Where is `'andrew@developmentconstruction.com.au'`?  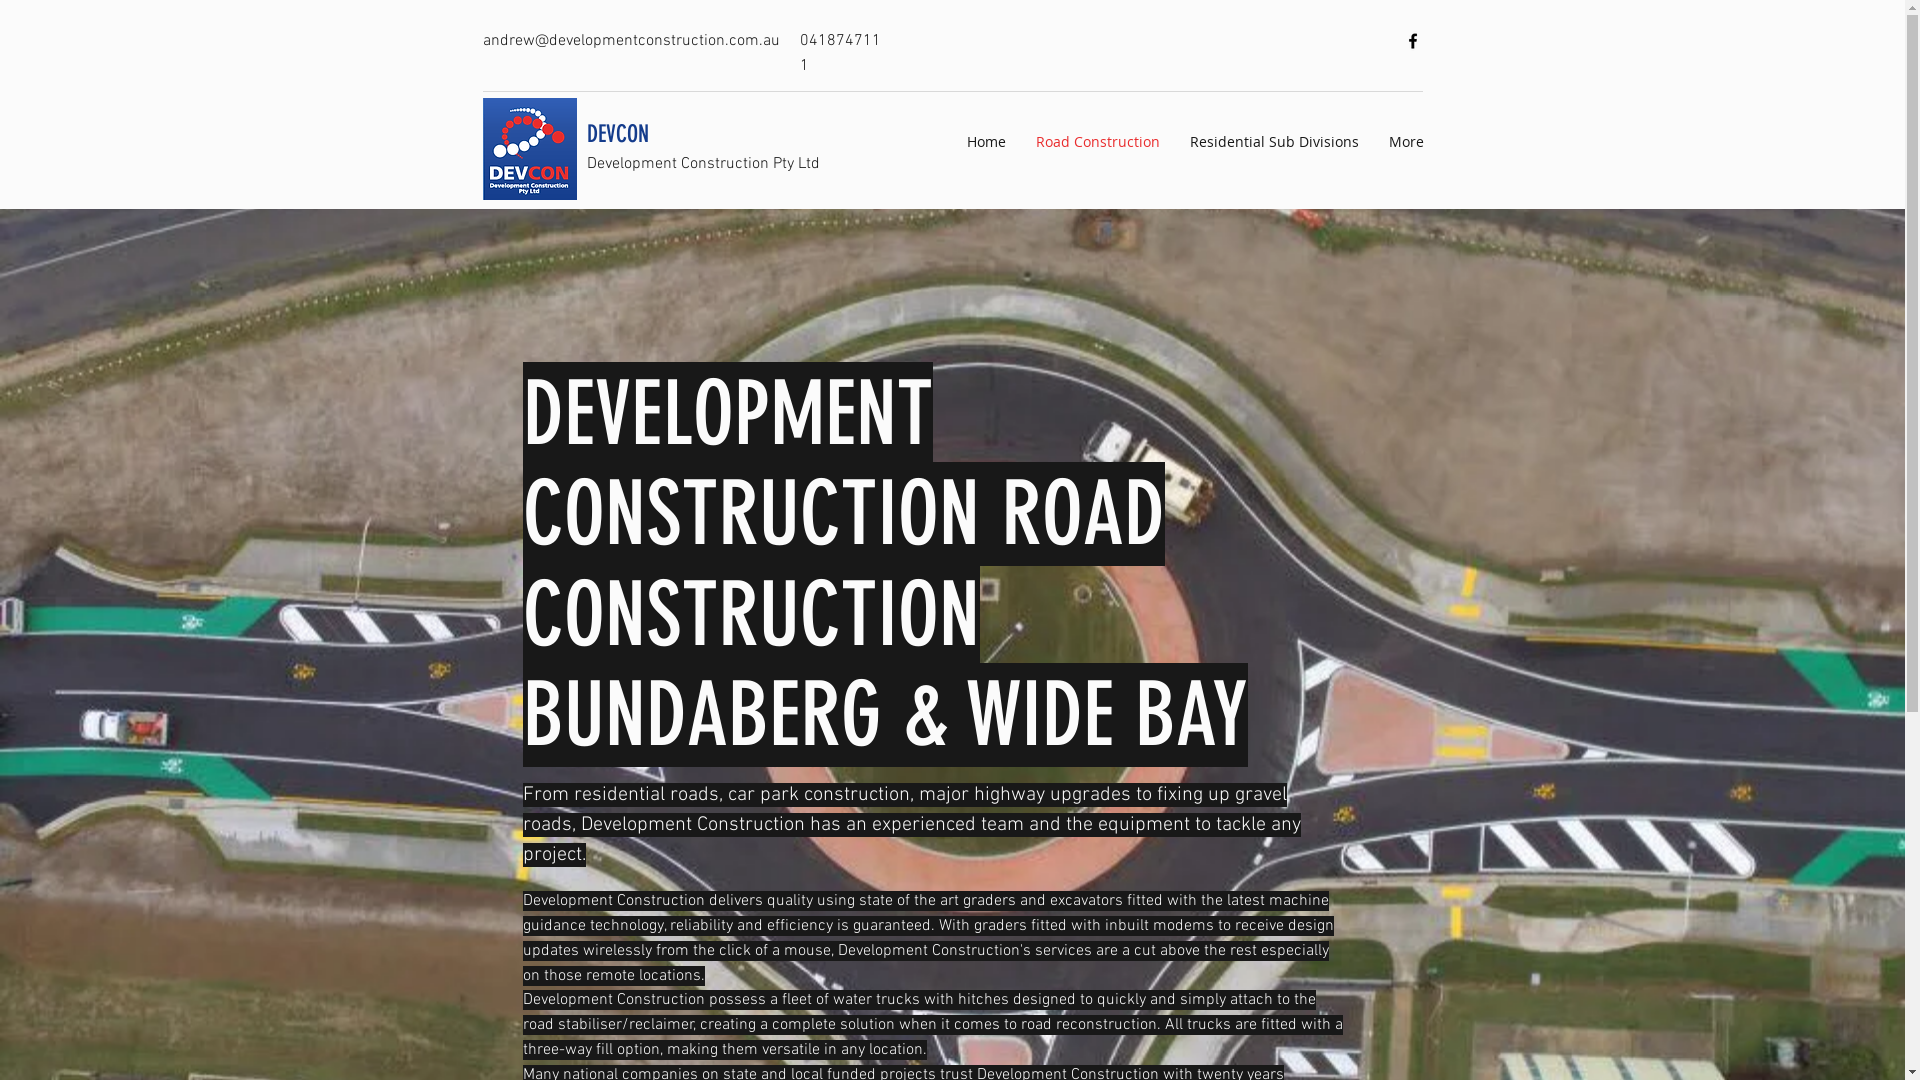 'andrew@developmentconstruction.com.au' is located at coordinates (629, 41).